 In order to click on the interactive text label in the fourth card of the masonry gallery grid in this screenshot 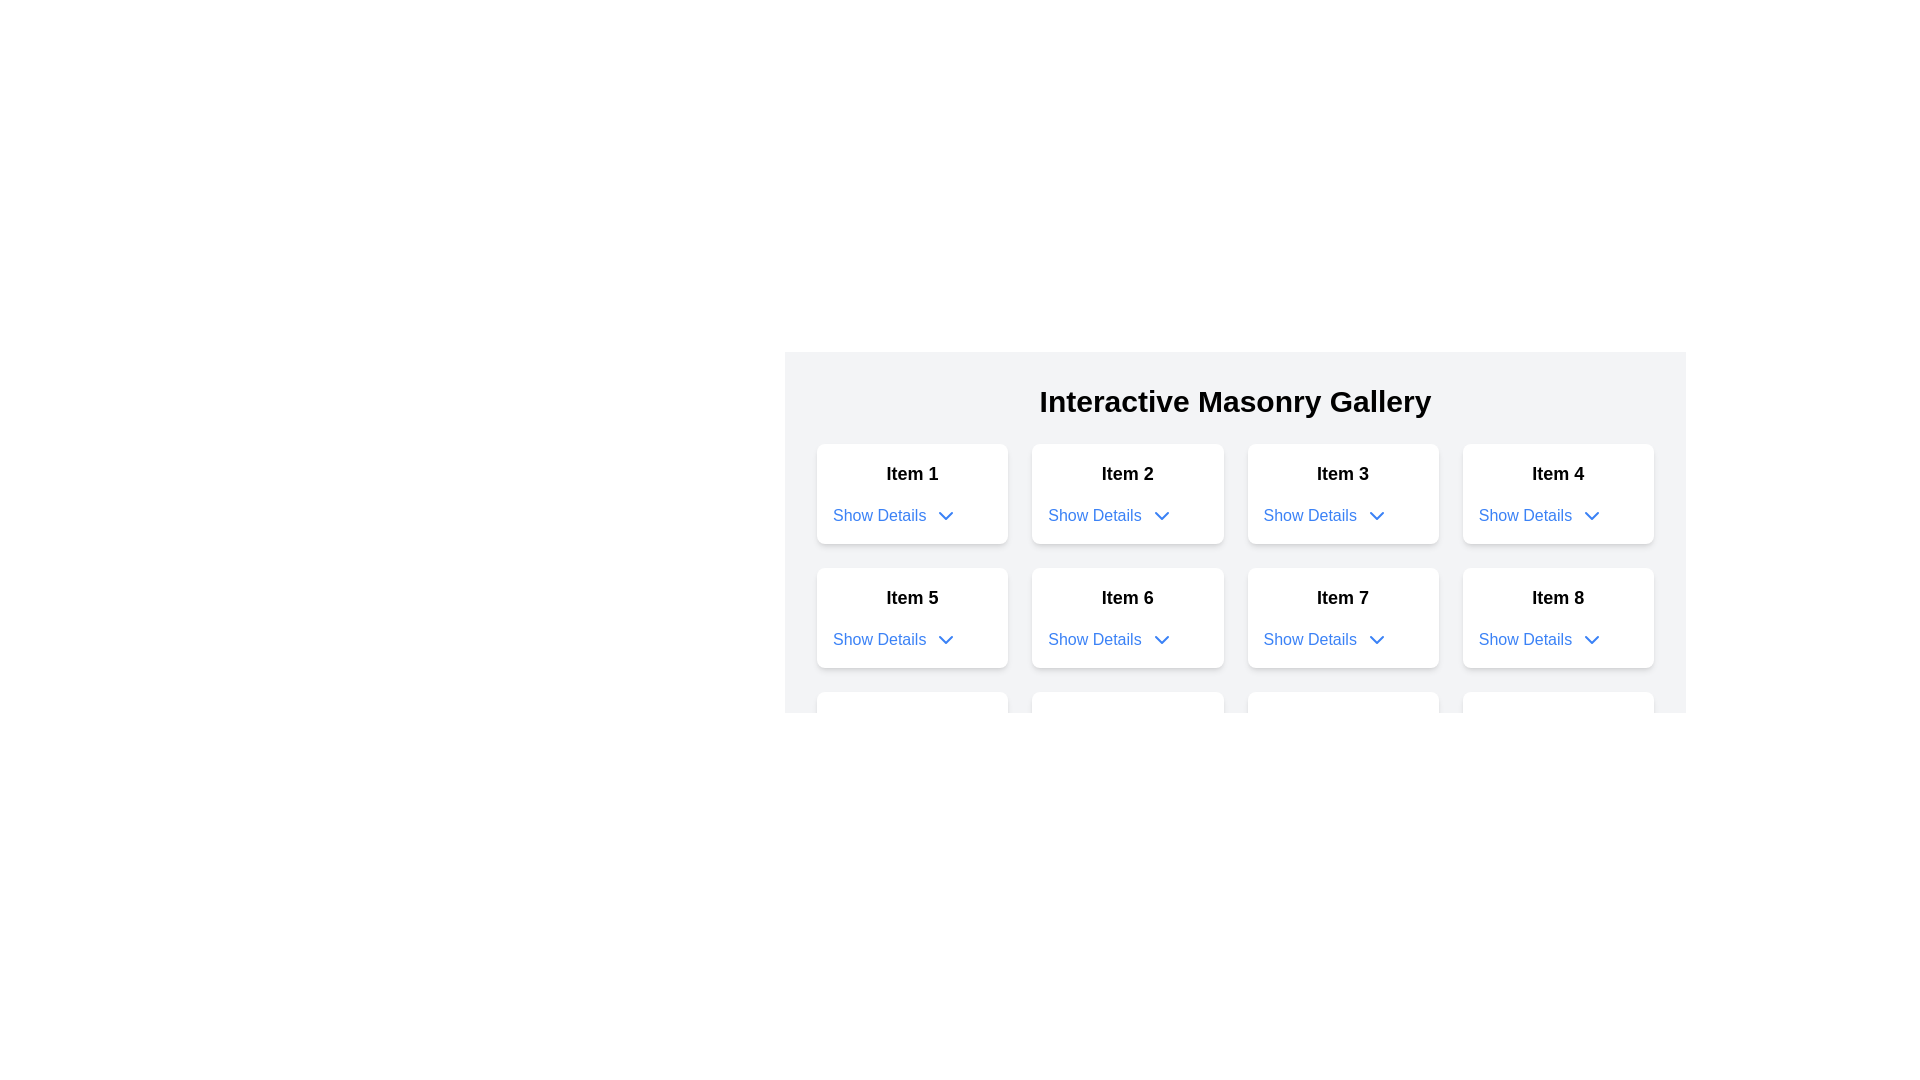, I will do `click(1524, 515)`.